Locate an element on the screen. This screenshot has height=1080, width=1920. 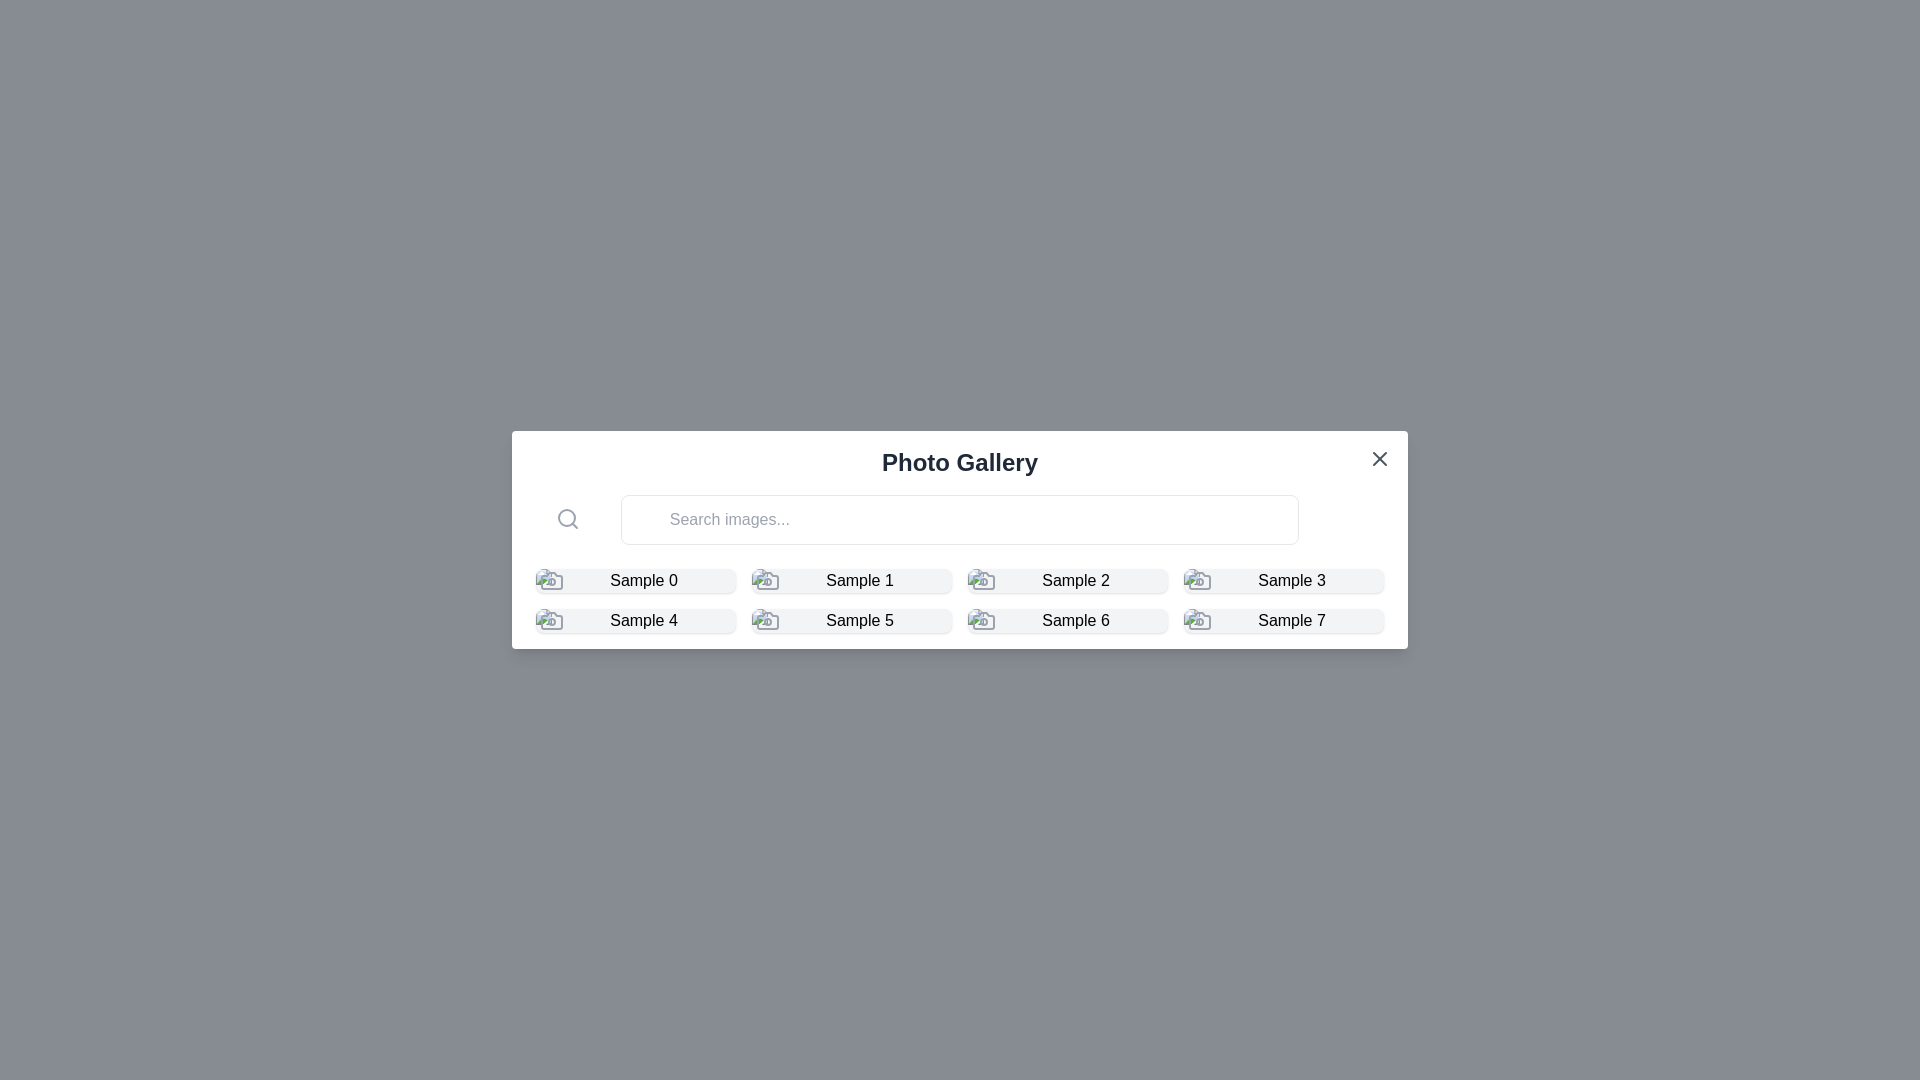
the camera icon located within the tile labeled 'Sample 5', which features a modern minimalistic outline and is centered within the tile is located at coordinates (767, 620).